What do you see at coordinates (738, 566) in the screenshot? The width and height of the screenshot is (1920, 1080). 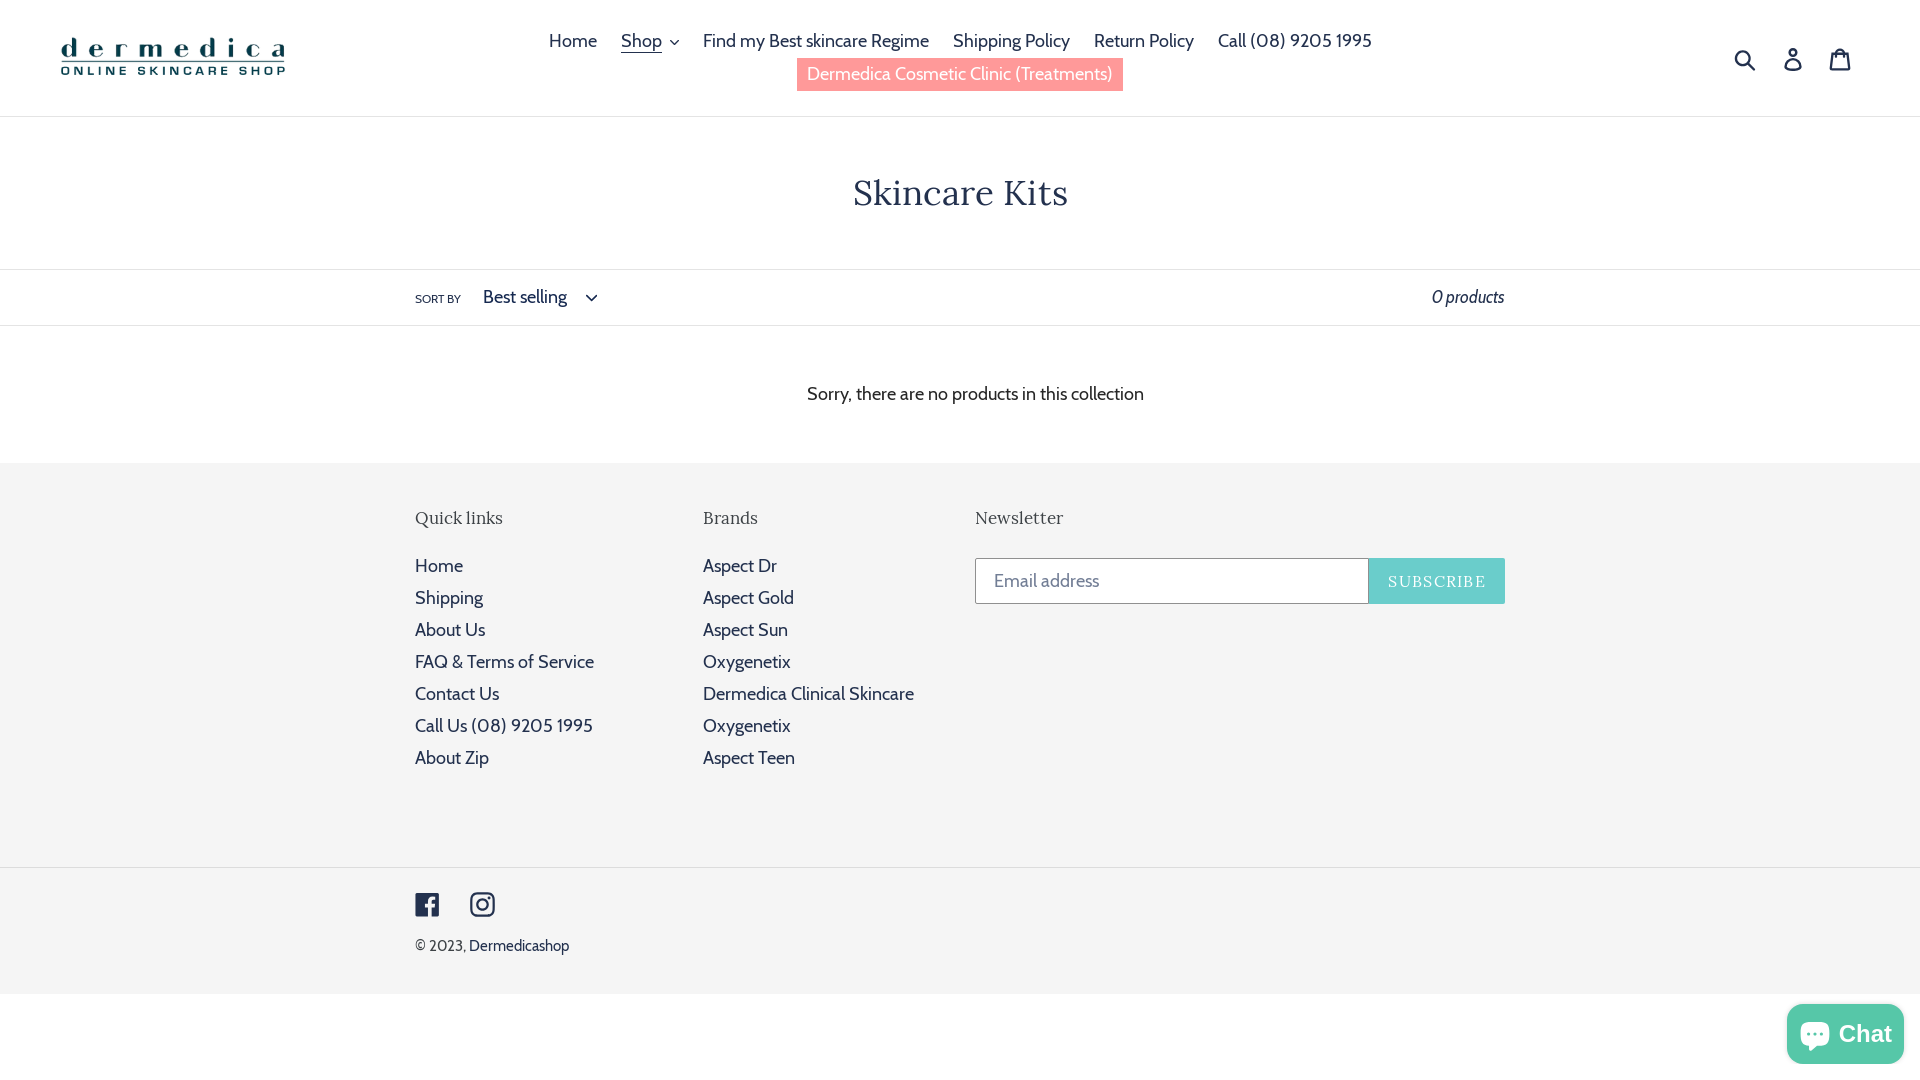 I see `'Aspect Dr'` at bounding box center [738, 566].